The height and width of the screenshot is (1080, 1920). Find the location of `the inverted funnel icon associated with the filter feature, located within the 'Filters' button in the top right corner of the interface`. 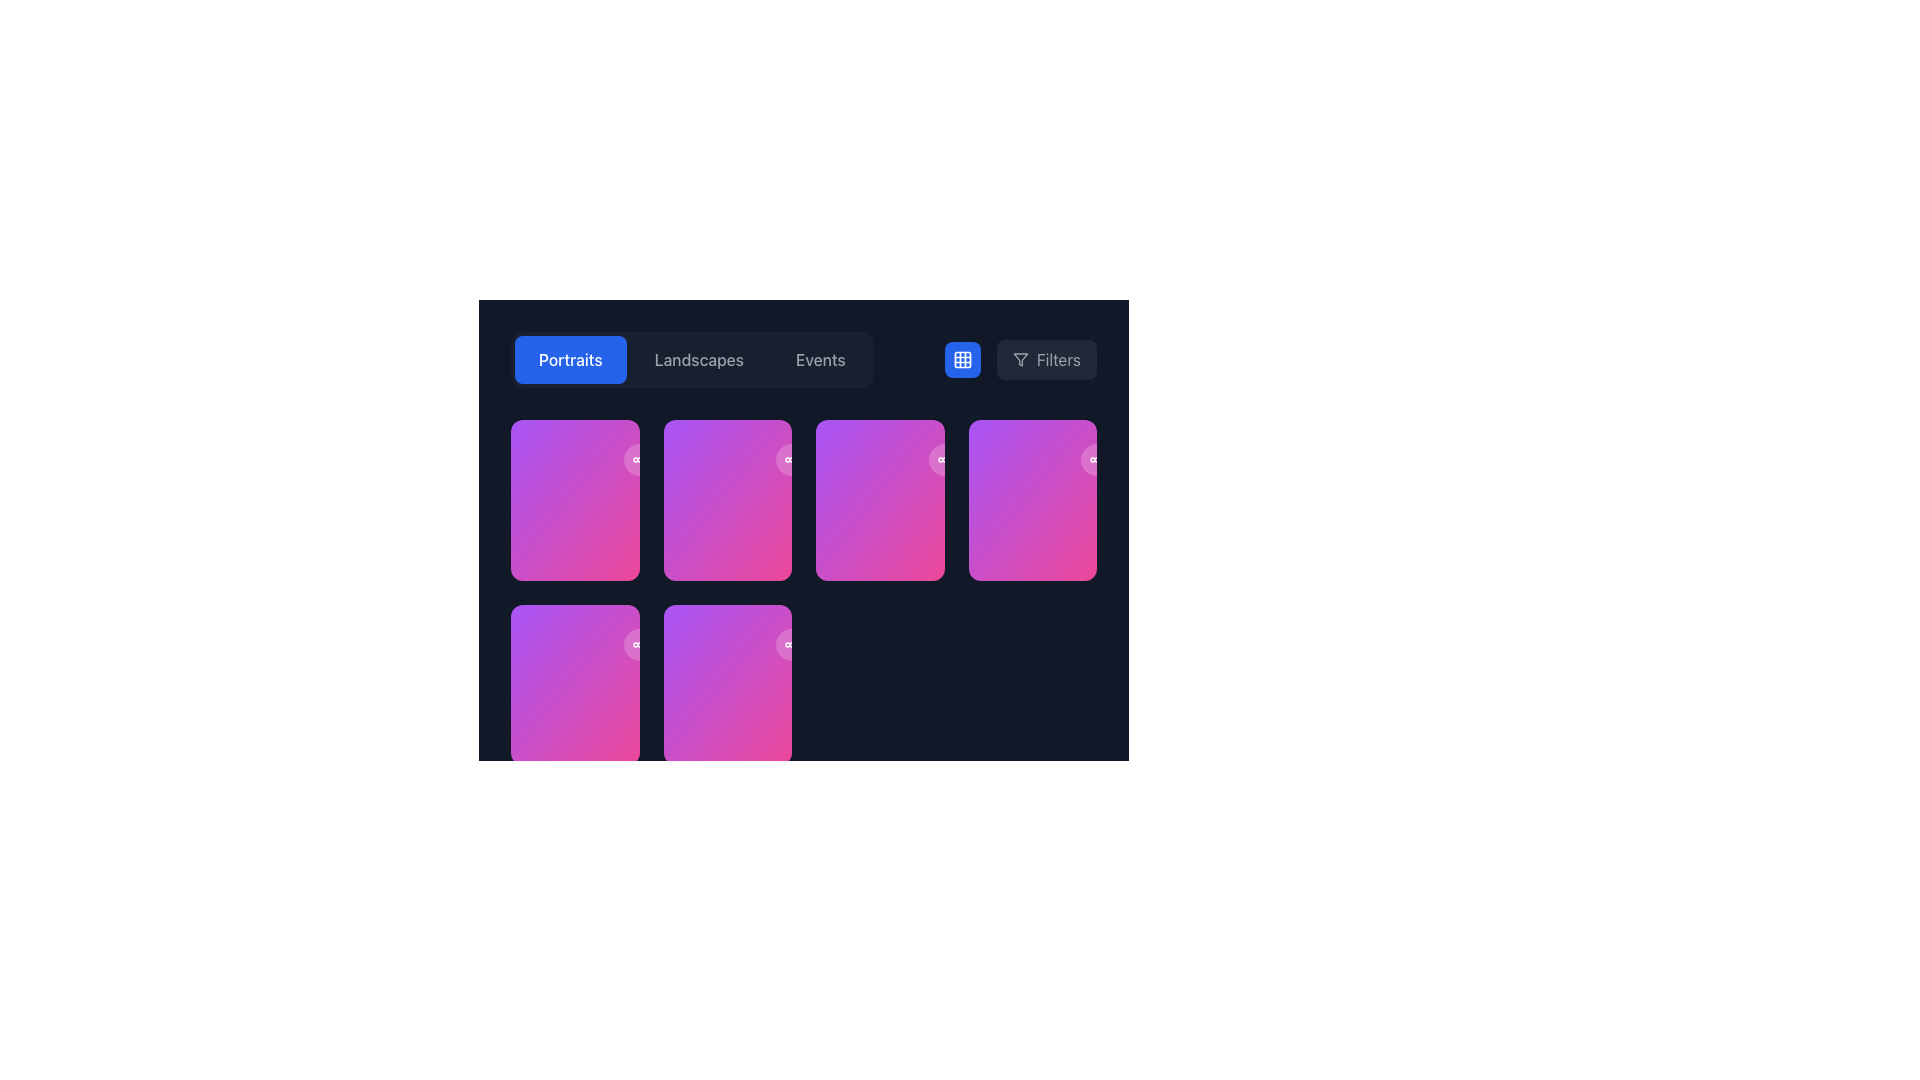

the inverted funnel icon associated with the filter feature, located within the 'Filters' button in the top right corner of the interface is located at coordinates (1020, 358).